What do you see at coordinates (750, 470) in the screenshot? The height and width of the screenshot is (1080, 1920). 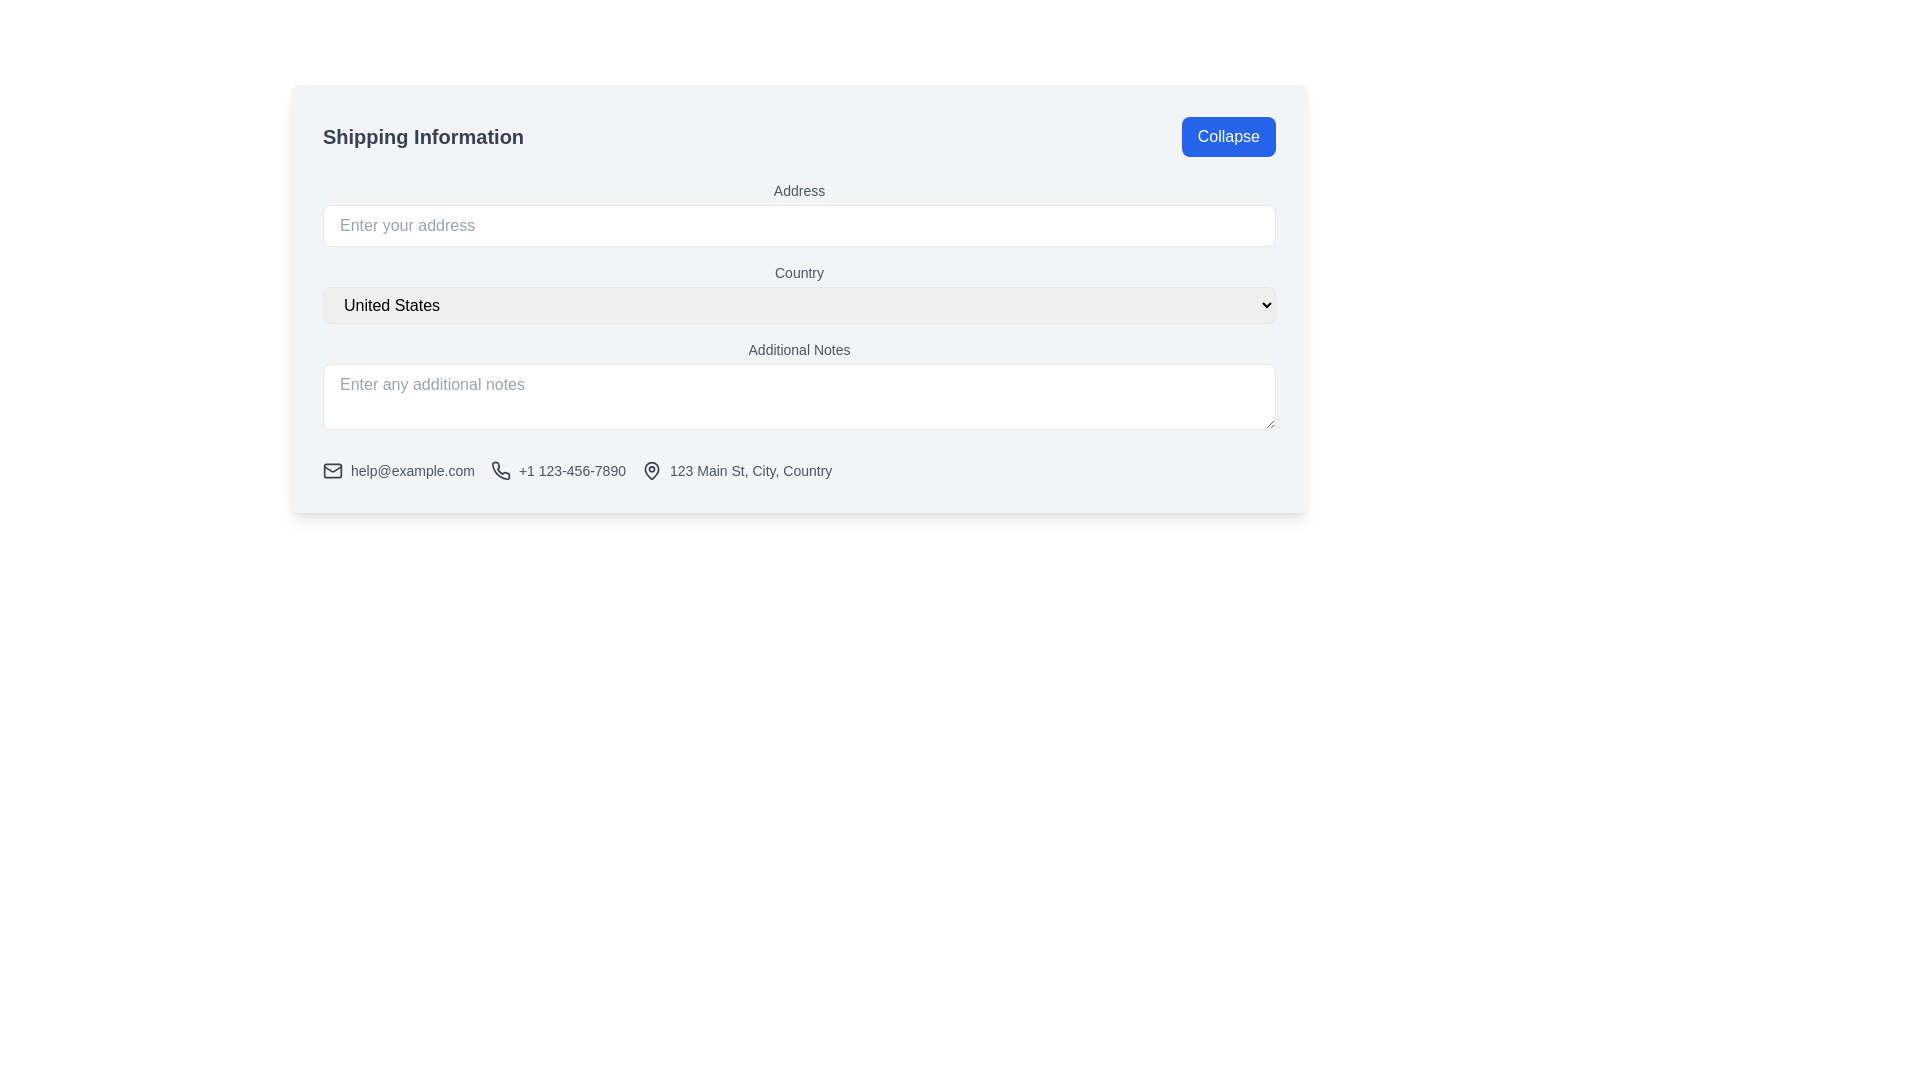 I see `the non-interactive text label displaying the address located on the bottom-right side of the layout, adjacent to a map pin icon` at bounding box center [750, 470].